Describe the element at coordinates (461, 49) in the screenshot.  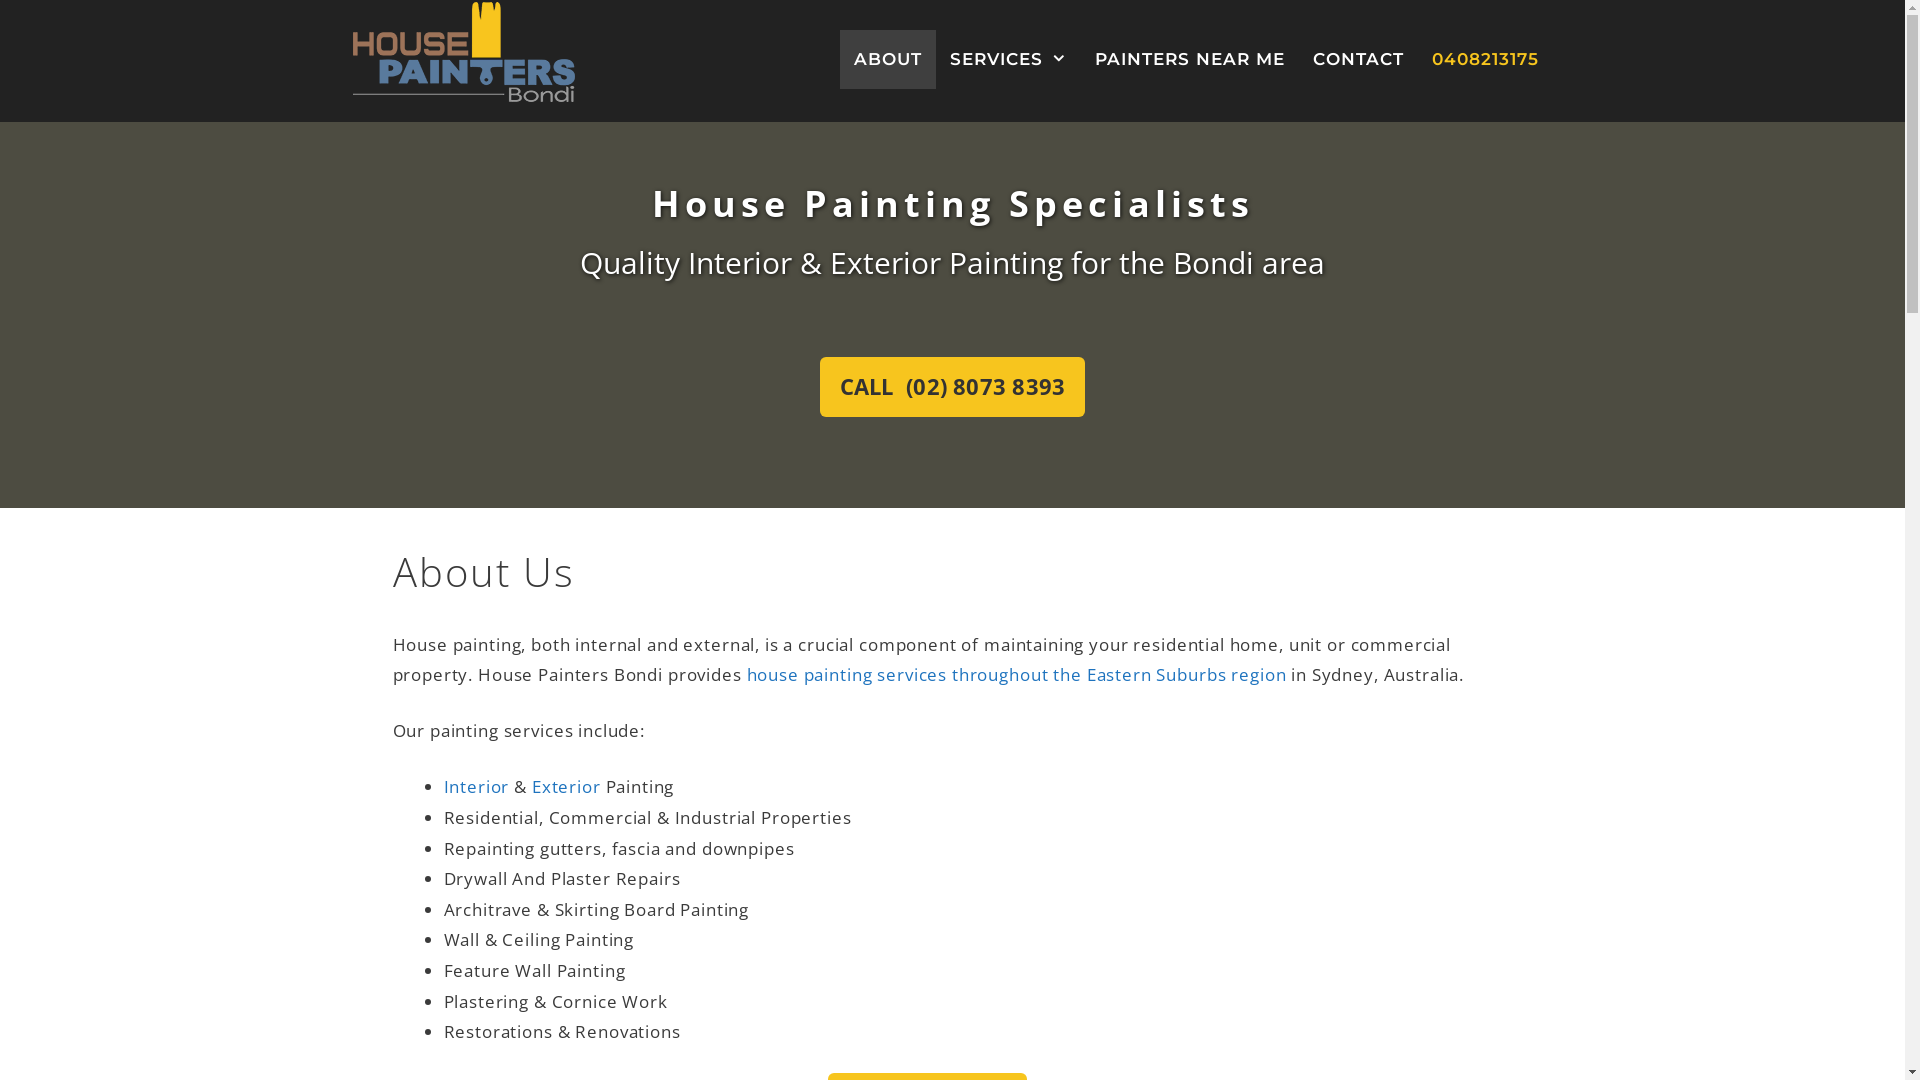
I see `'House Painters Bondi'` at that location.